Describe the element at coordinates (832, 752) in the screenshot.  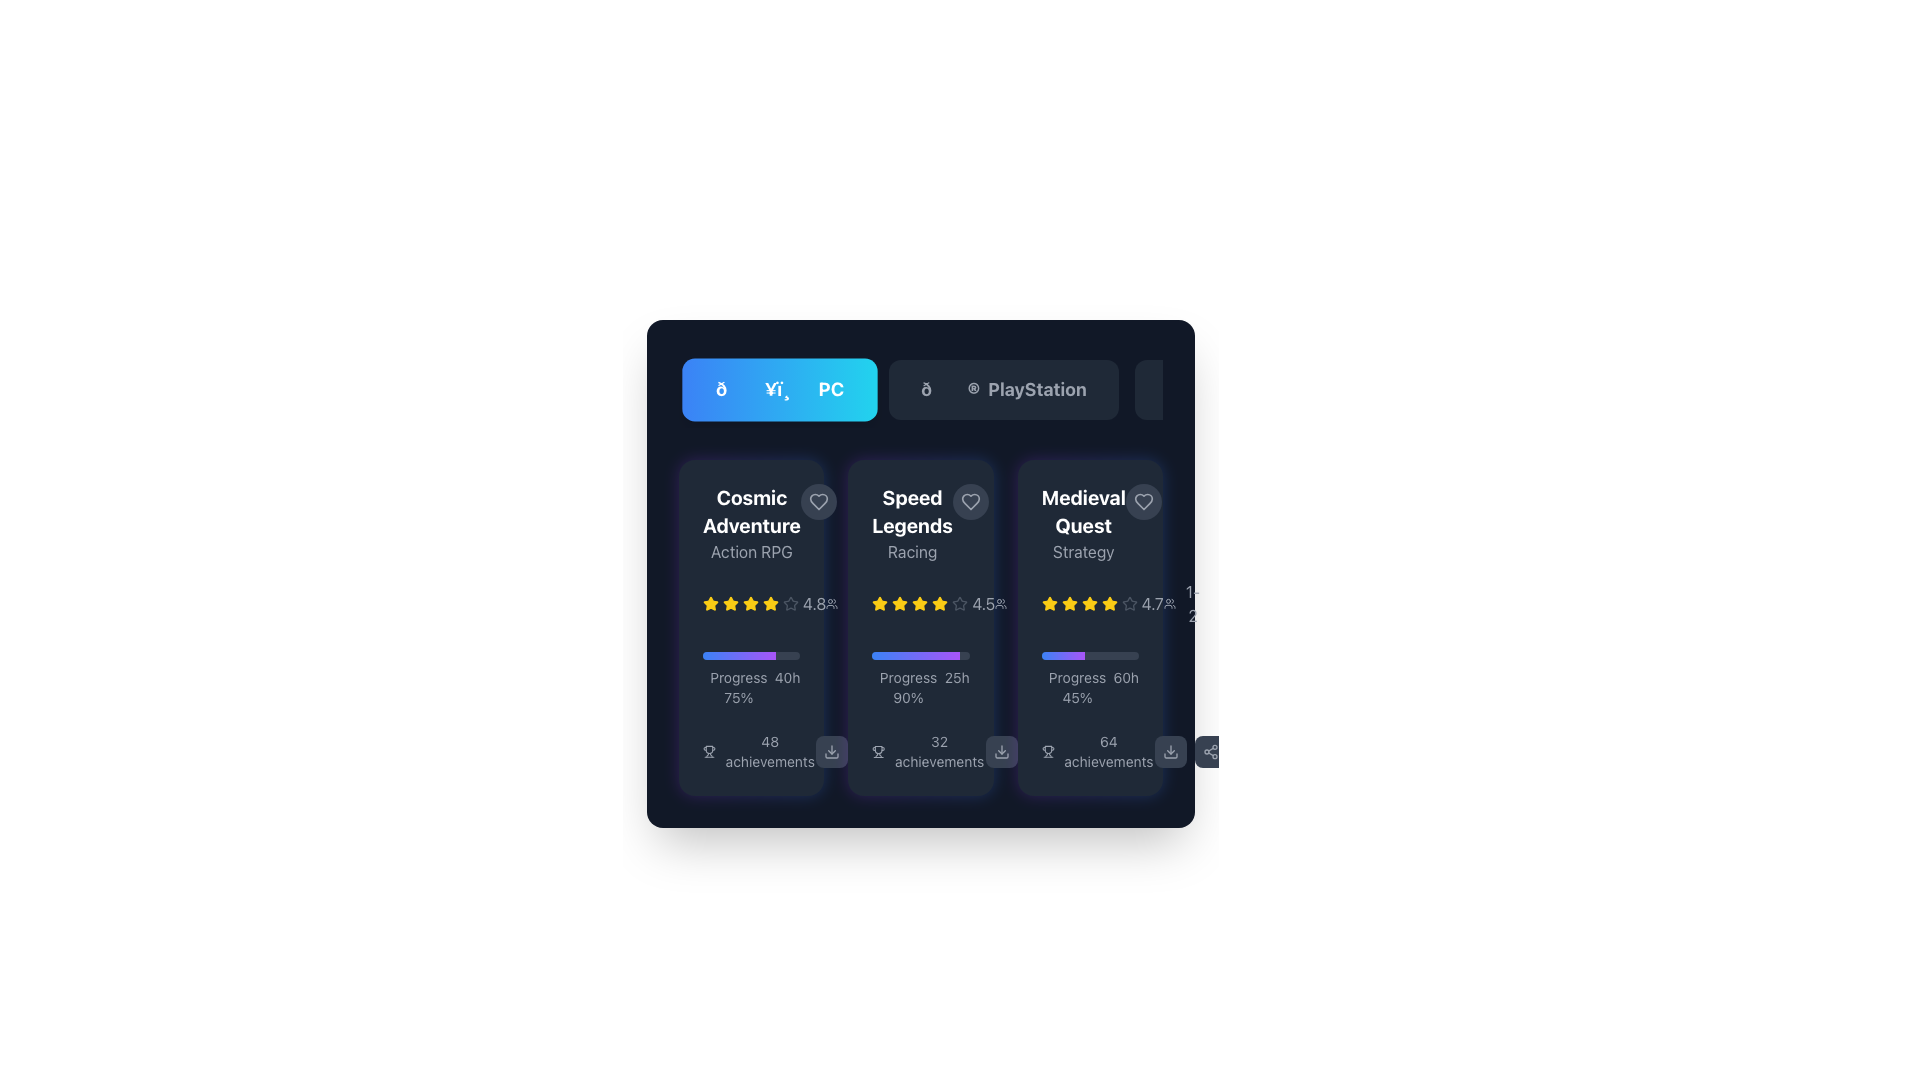
I see `the download icon located at the rightmost edge of the button in the second game card` at that location.